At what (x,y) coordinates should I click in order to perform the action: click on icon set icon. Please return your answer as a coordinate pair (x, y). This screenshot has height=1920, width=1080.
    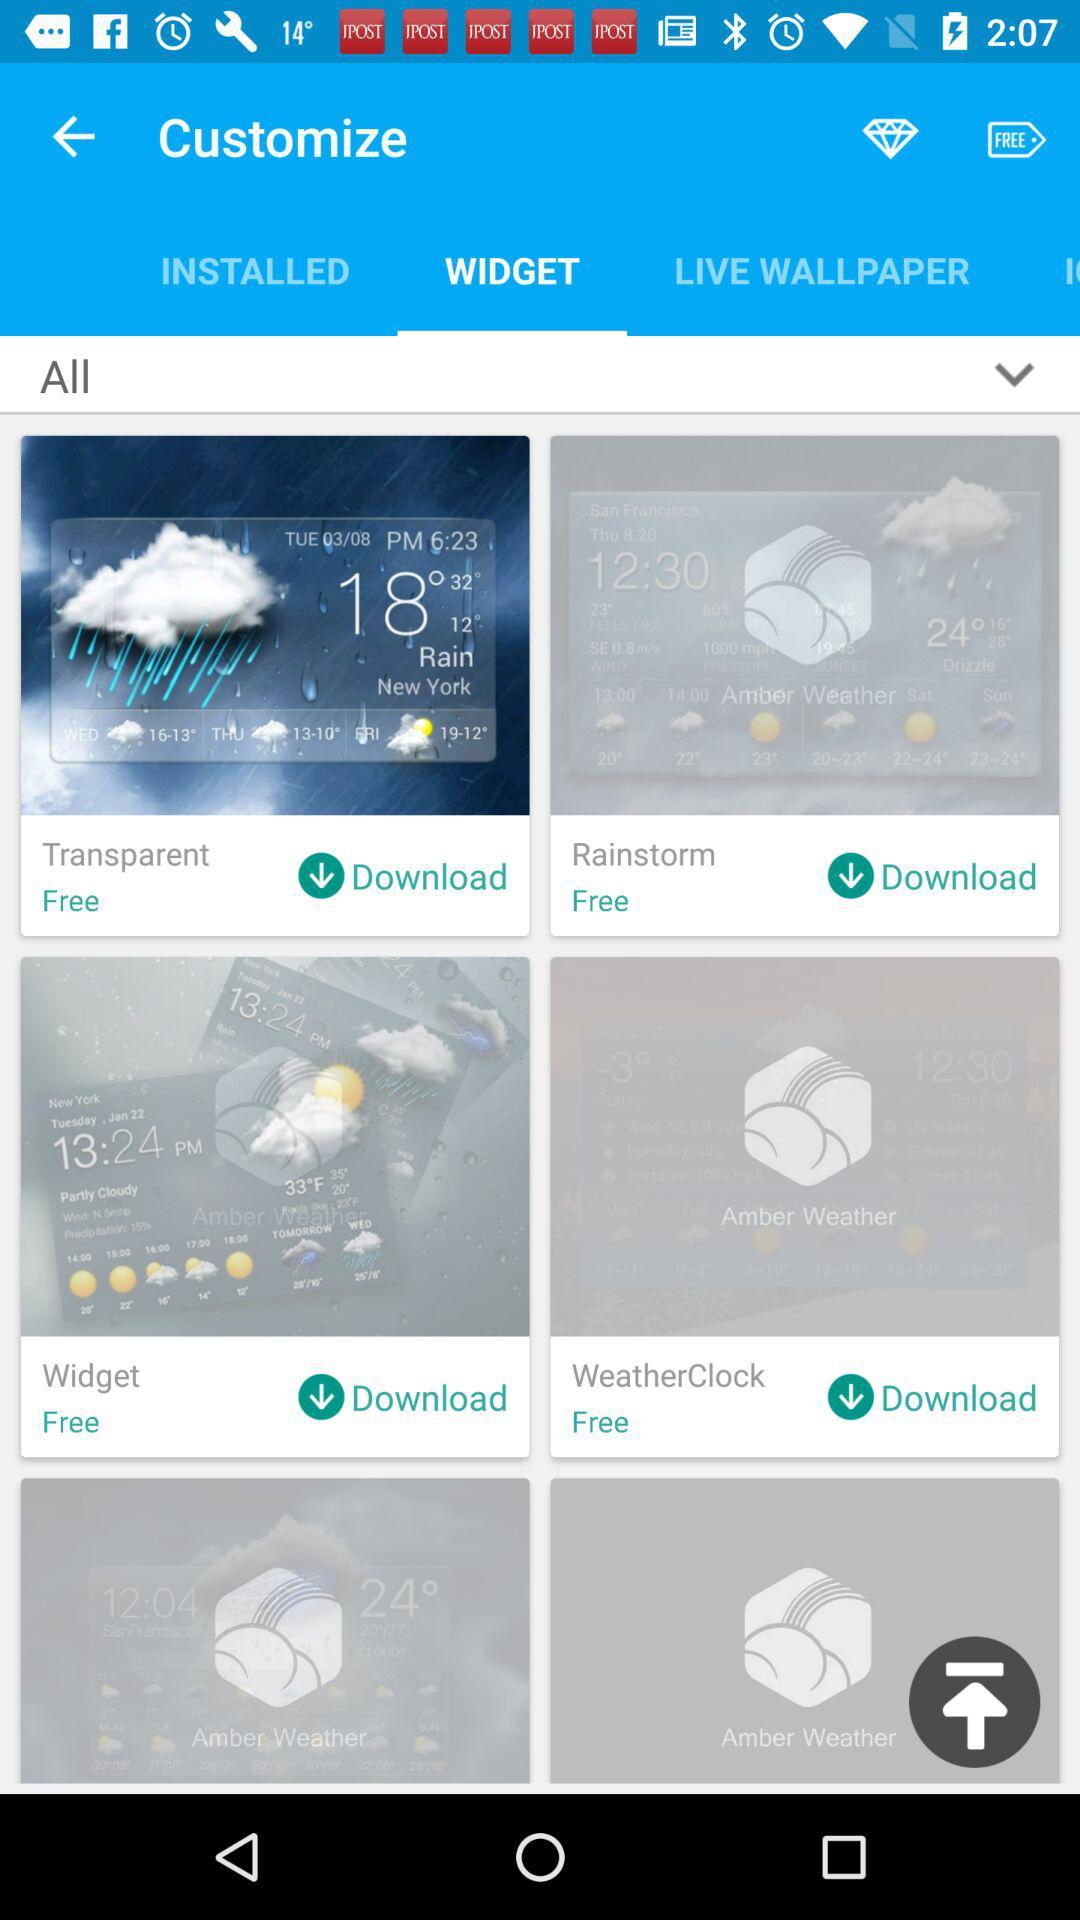
    Looking at the image, I should click on (1047, 269).